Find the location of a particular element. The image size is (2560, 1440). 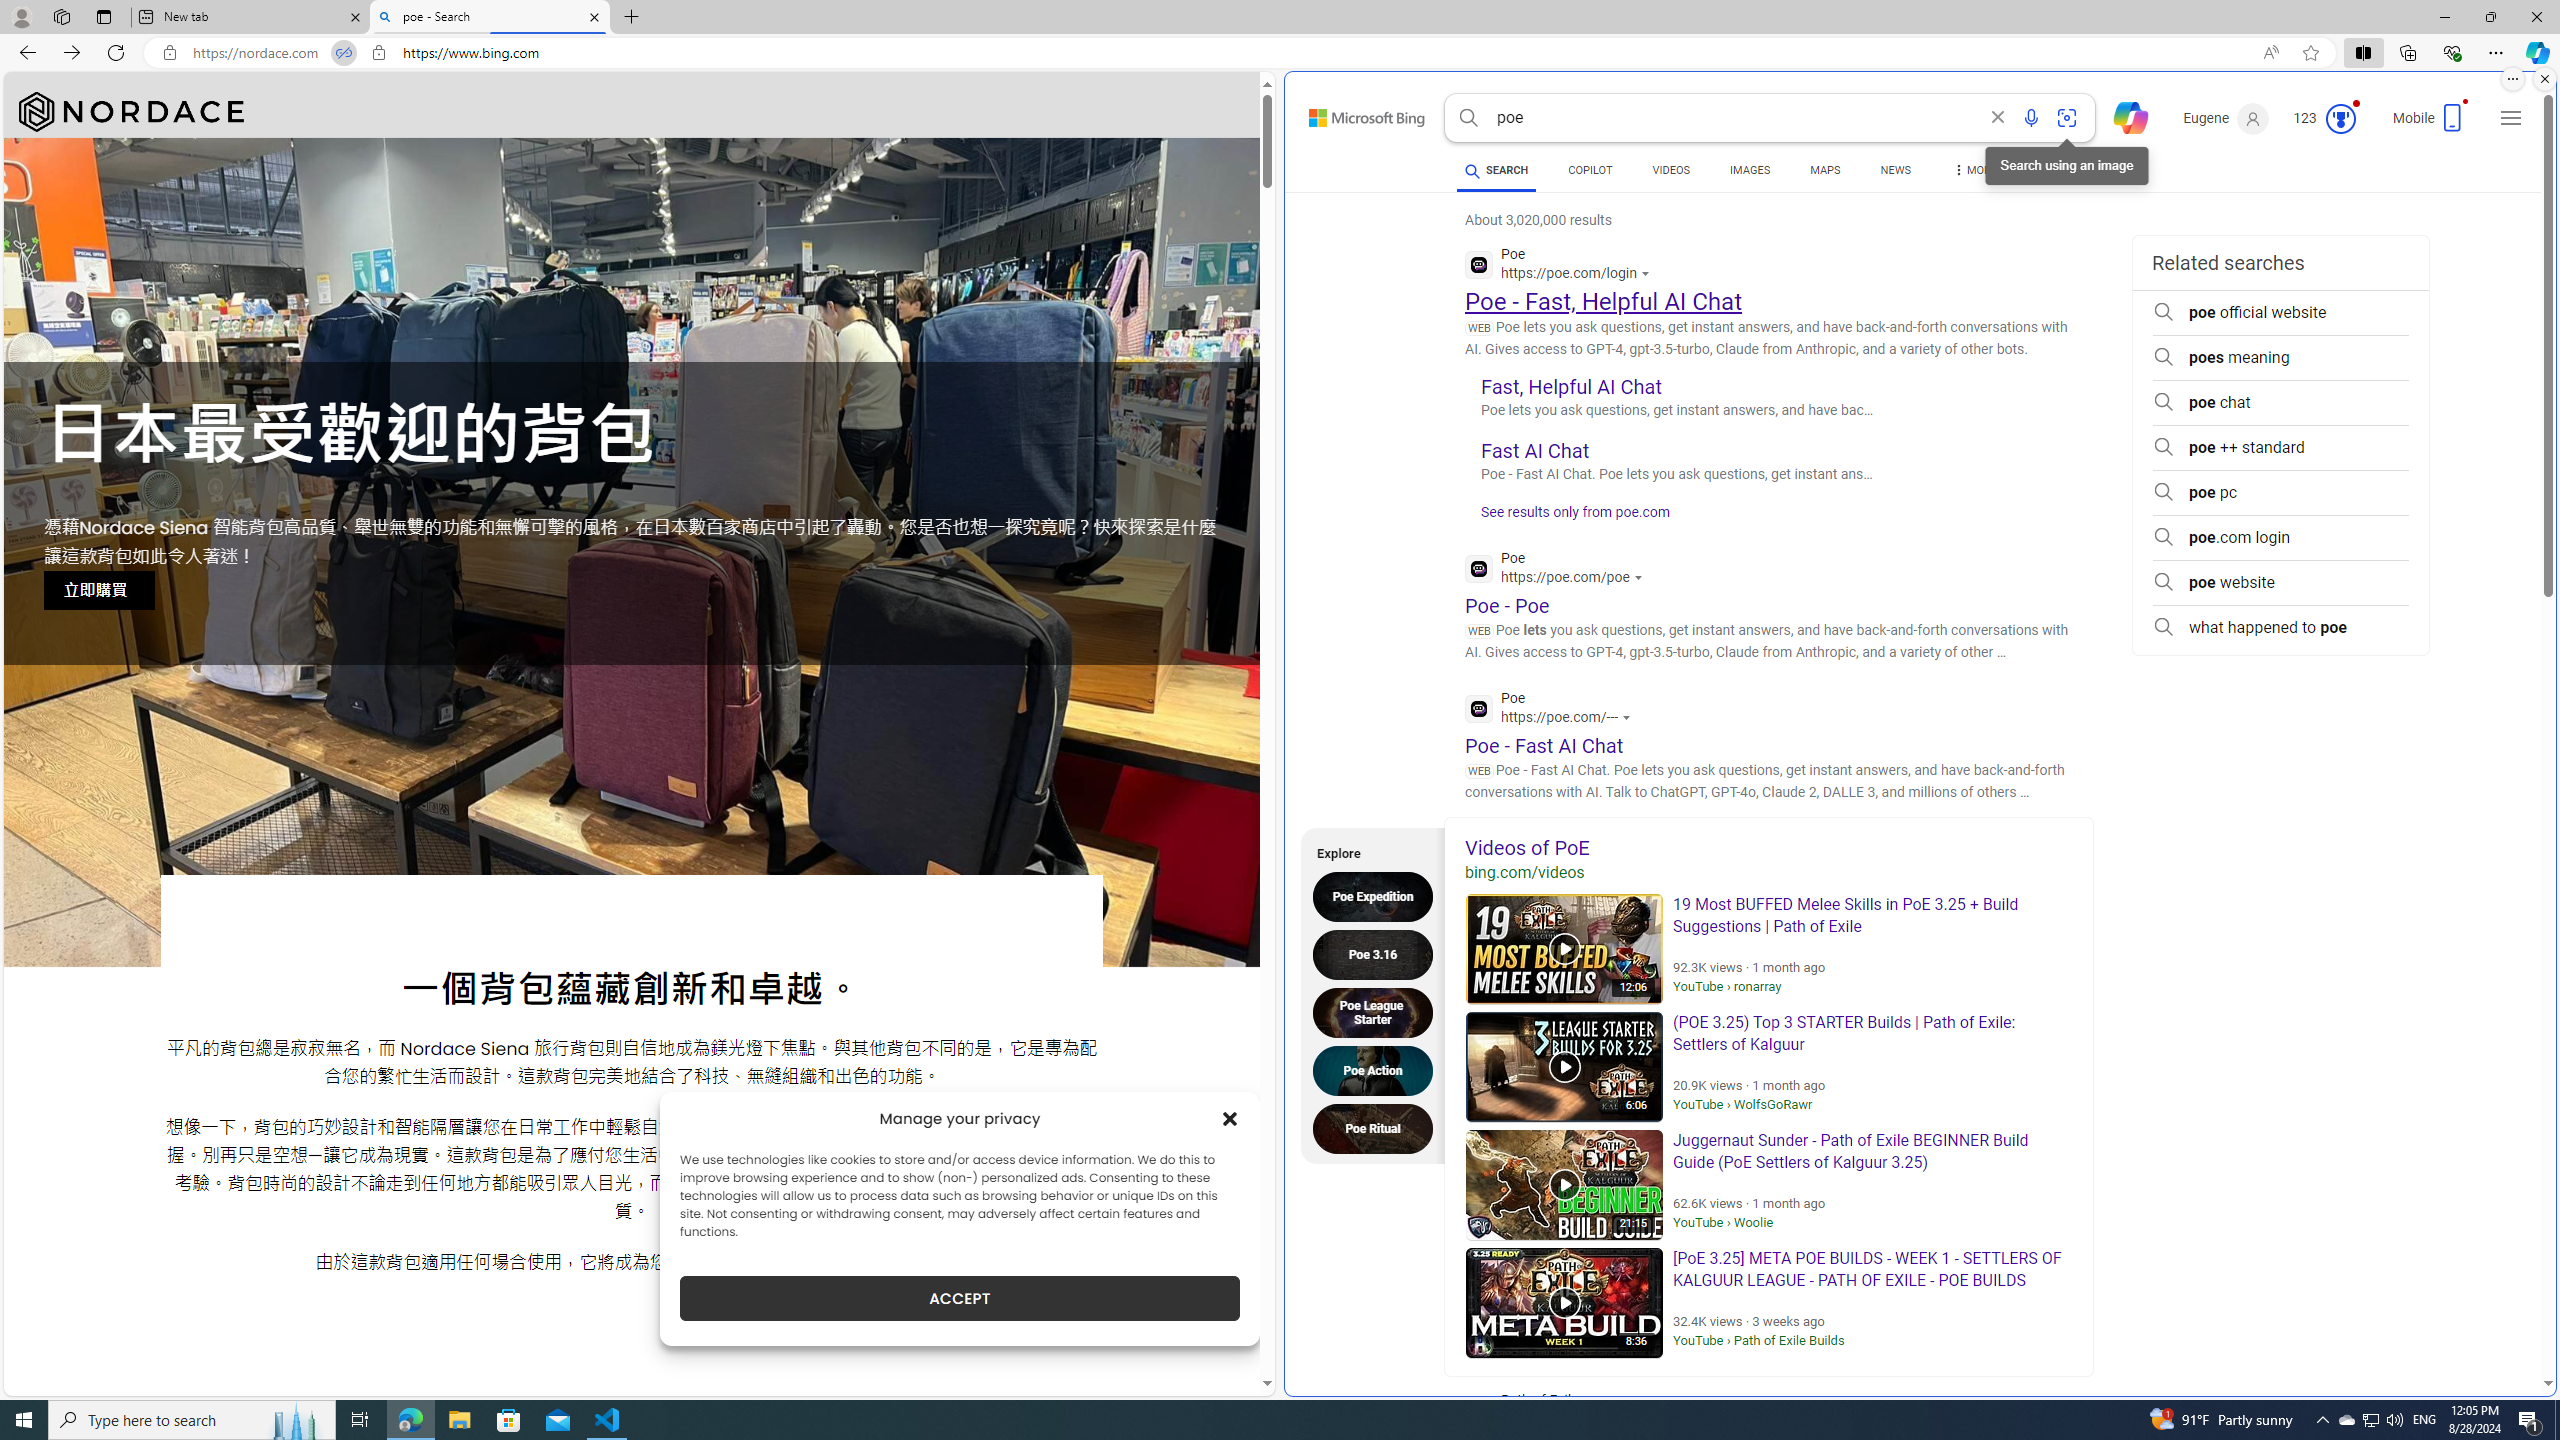

'TOOLS' is located at coordinates (2058, 169).